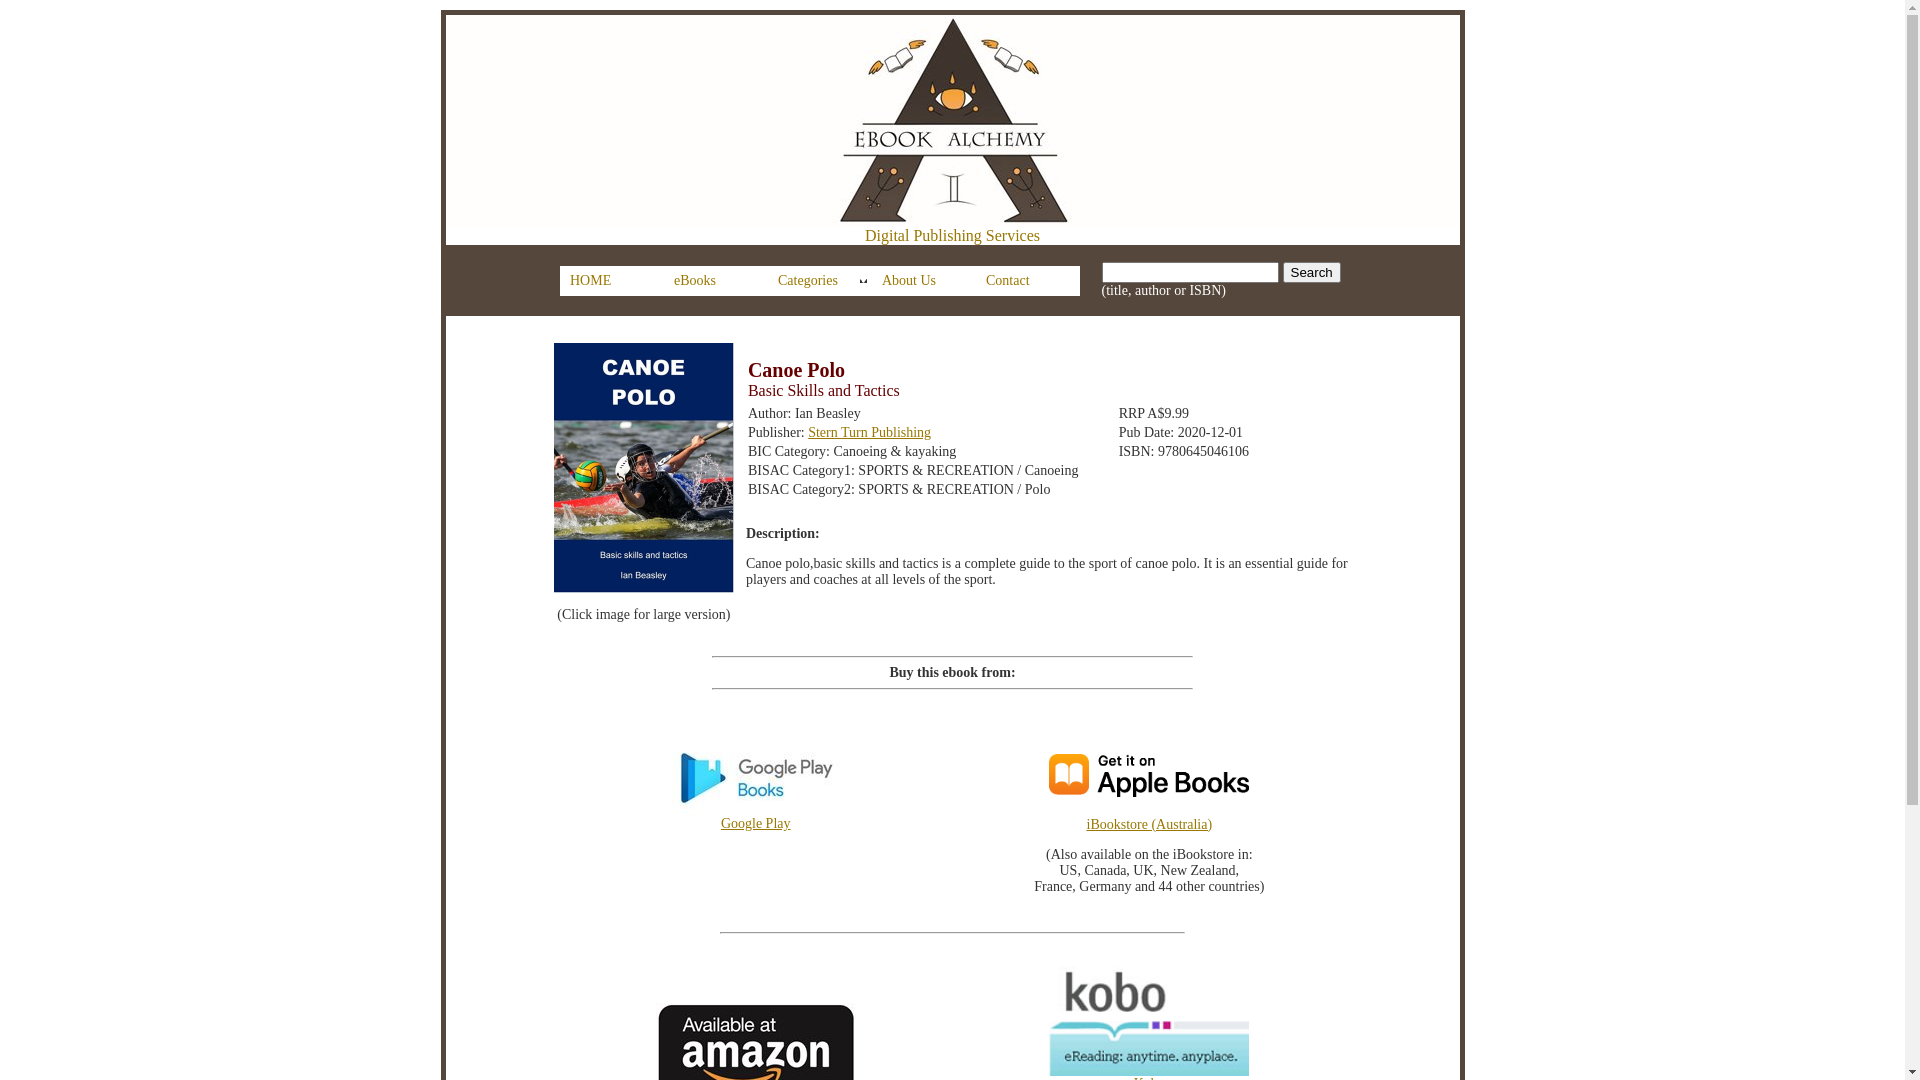  I want to click on 'HOME', so click(610, 281).